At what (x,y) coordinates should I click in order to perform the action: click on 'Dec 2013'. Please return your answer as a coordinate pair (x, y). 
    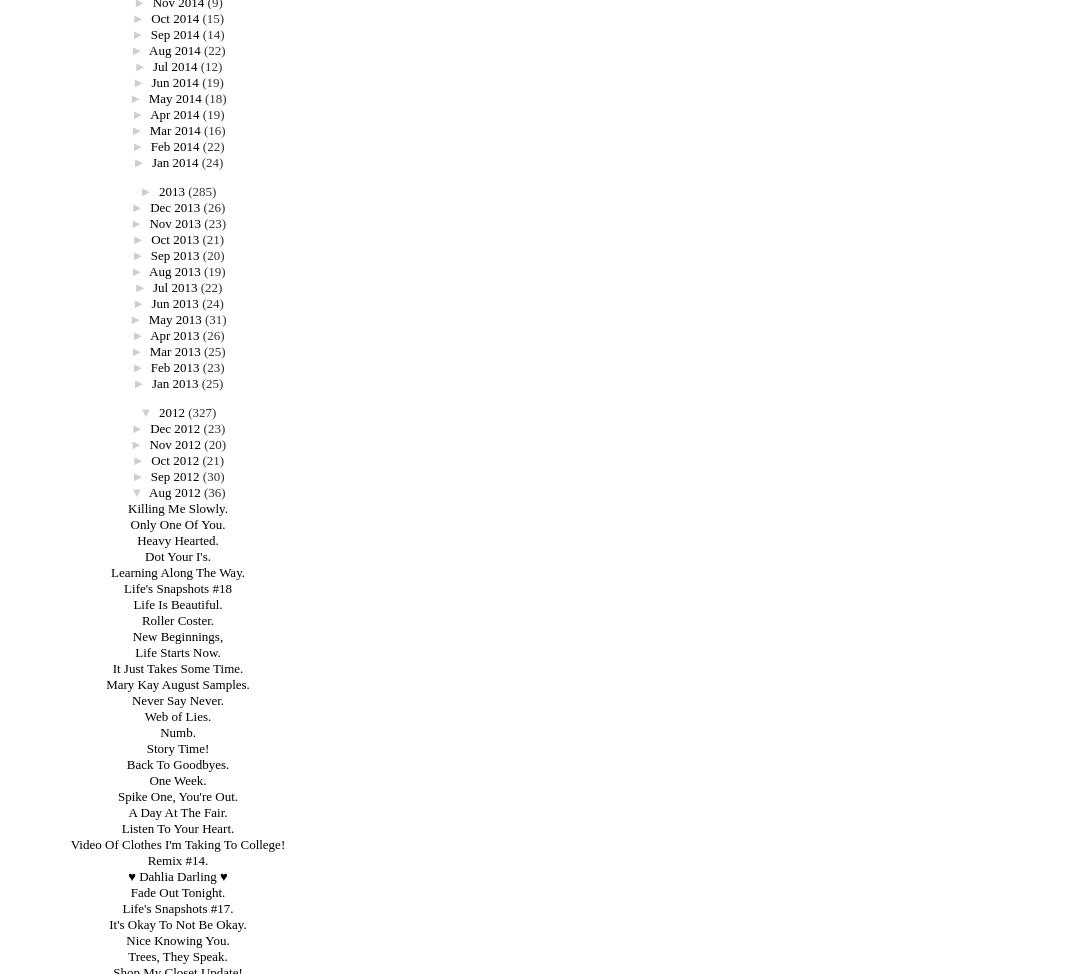
    Looking at the image, I should click on (173, 207).